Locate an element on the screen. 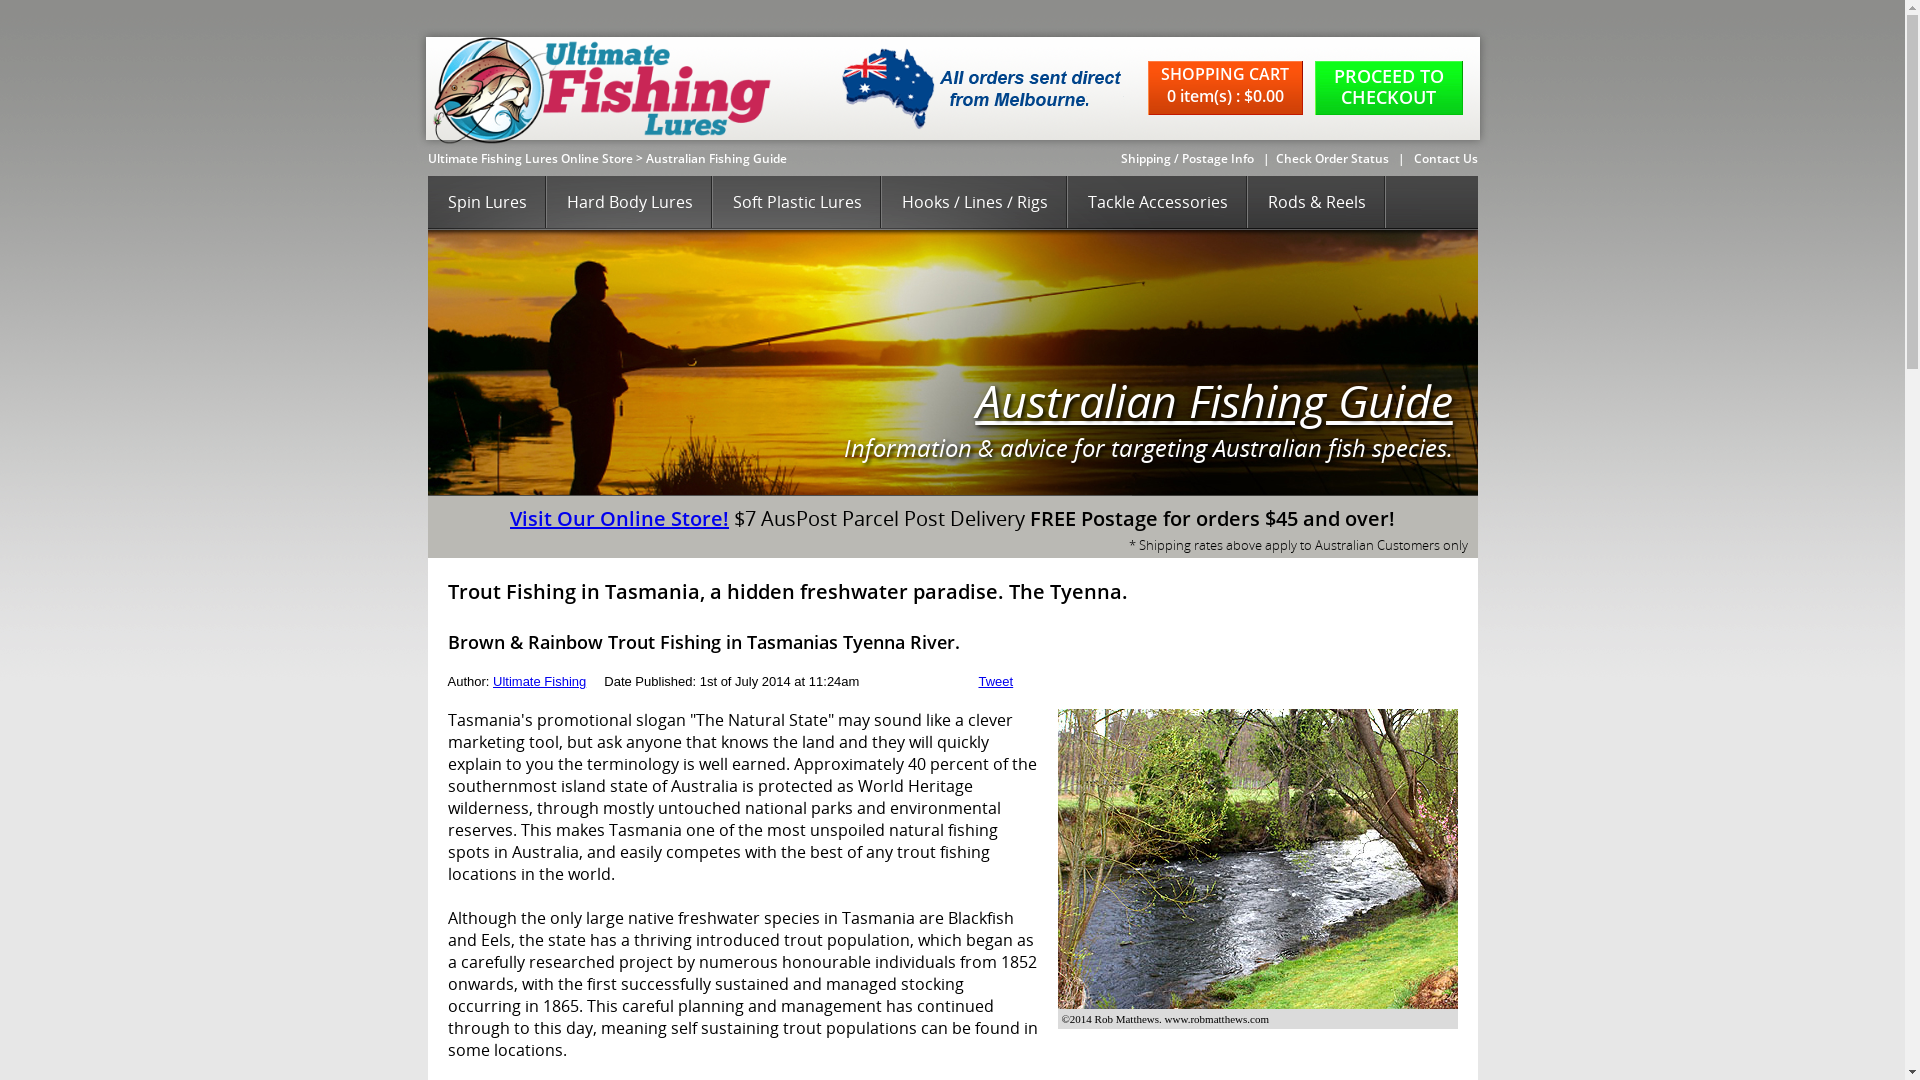 This screenshot has width=1920, height=1080. 'Check Order Status' is located at coordinates (1332, 157).